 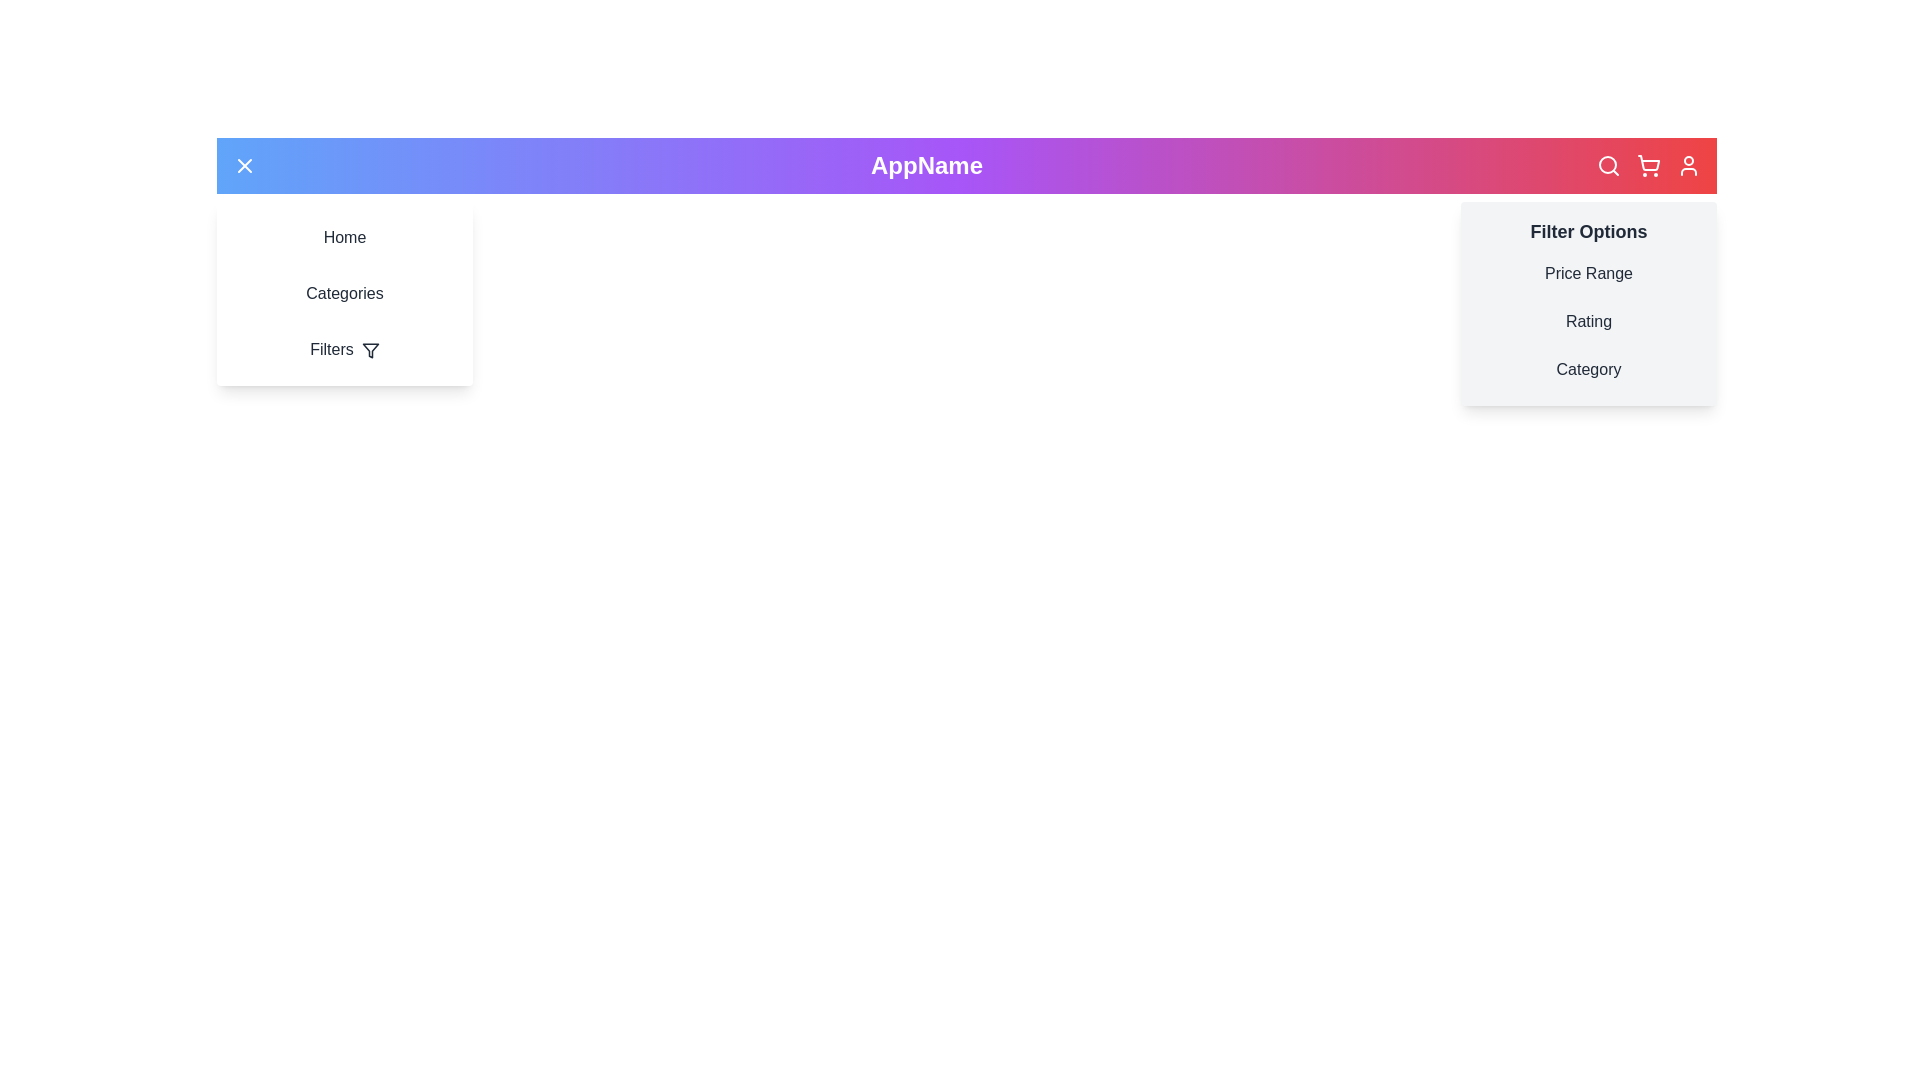 I want to click on the 'Price Range' button, which is a rectangular button with rounded corners, located within the 'Filter Options' section in the top right corner of the interface, so click(x=1587, y=273).